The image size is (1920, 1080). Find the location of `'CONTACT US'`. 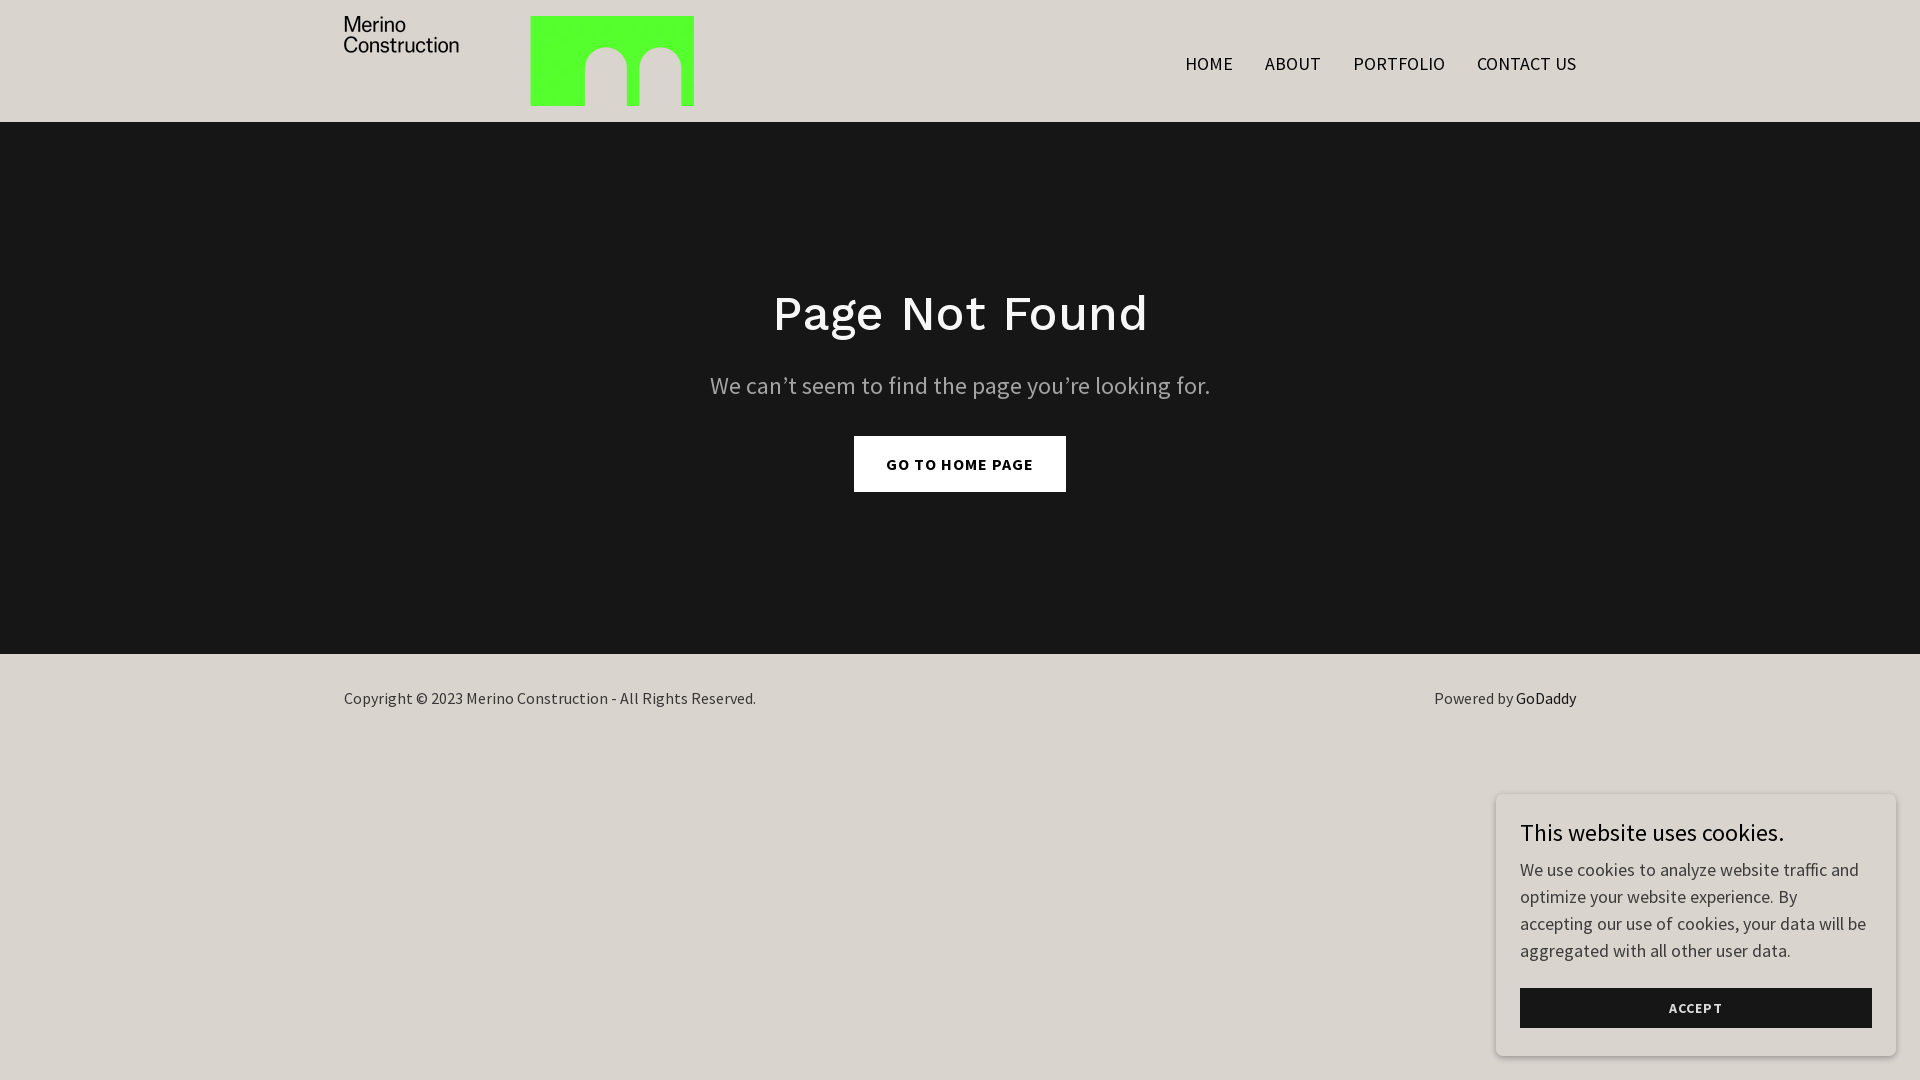

'CONTACT US' is located at coordinates (1525, 63).